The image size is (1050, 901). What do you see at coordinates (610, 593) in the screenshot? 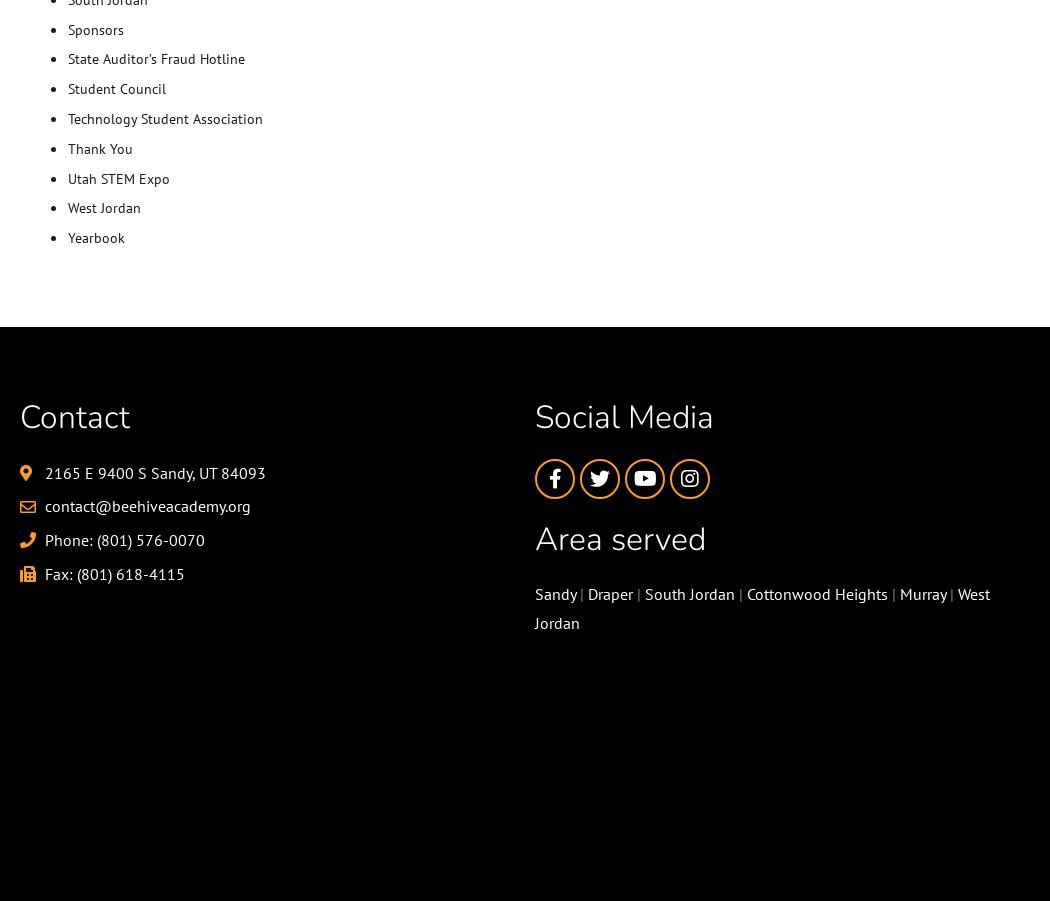
I see `'Draper'` at bounding box center [610, 593].